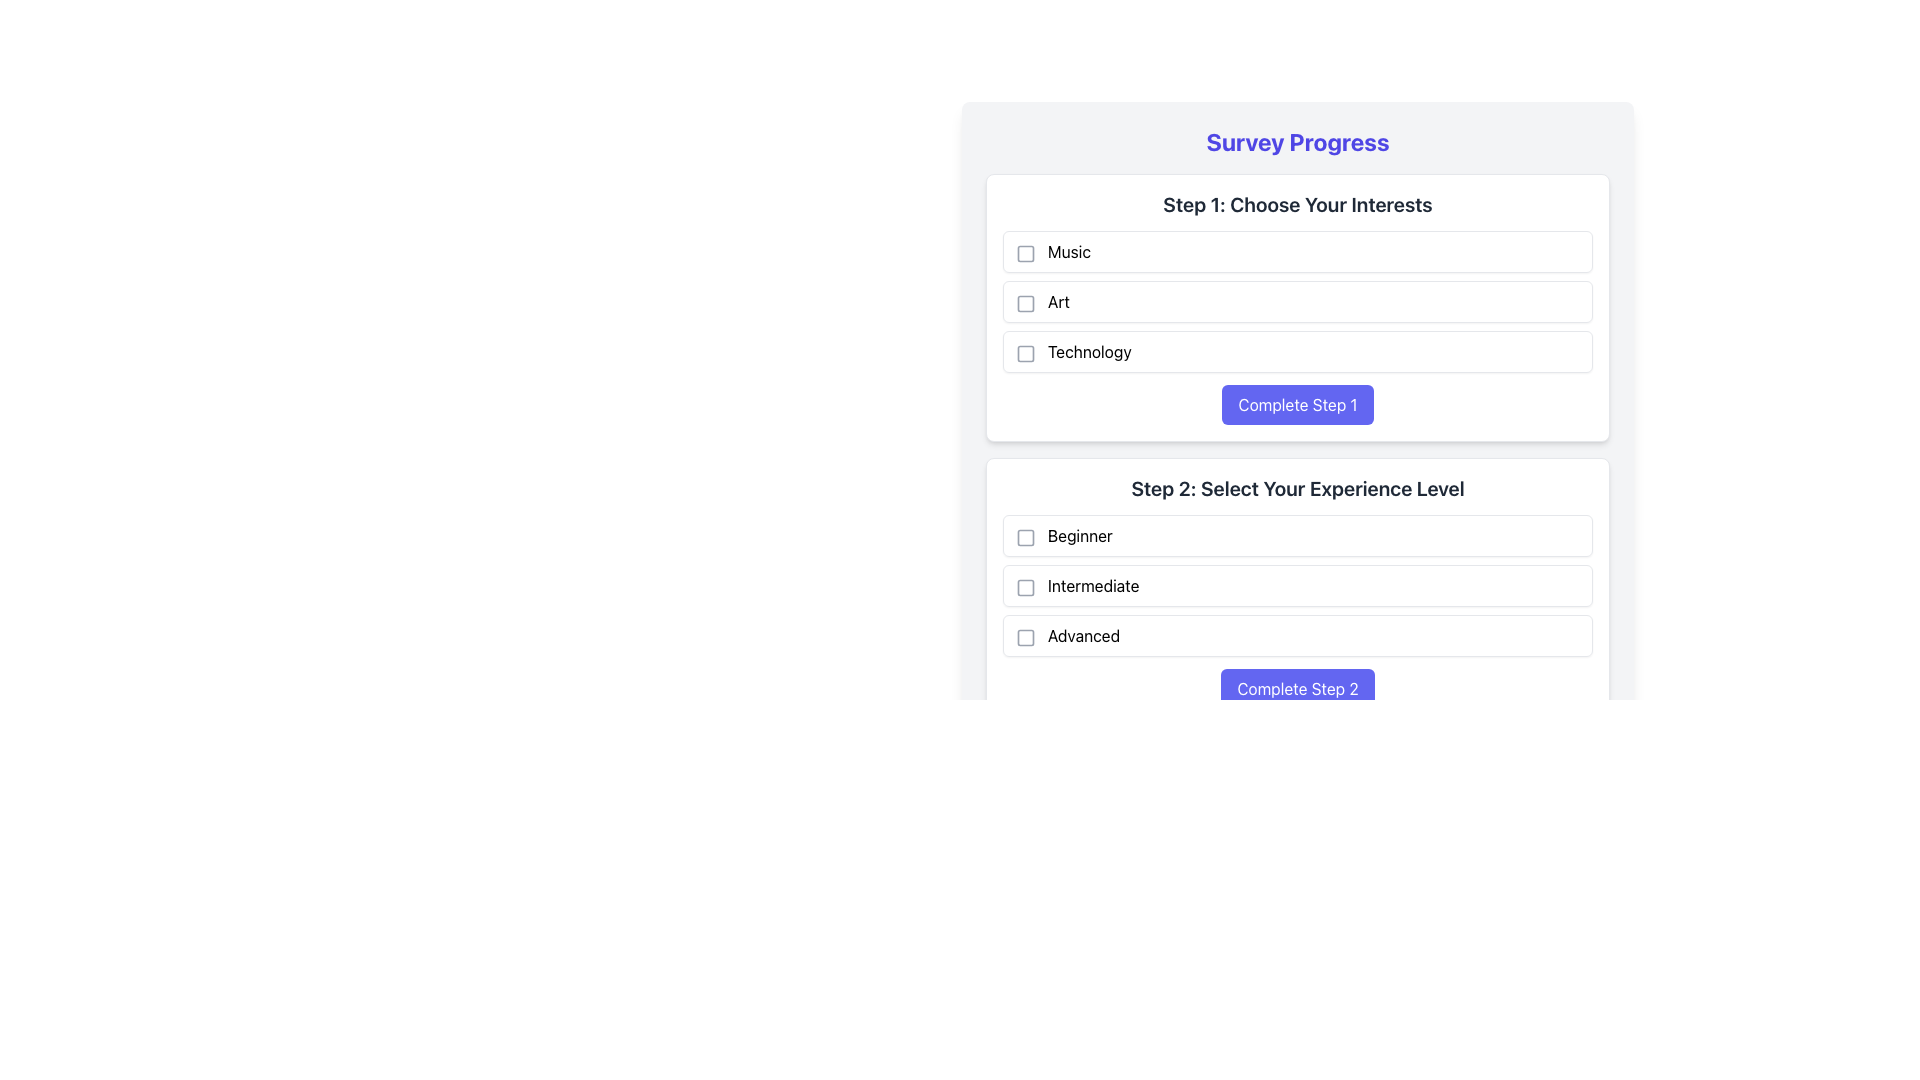 Image resolution: width=1920 pixels, height=1080 pixels. What do you see at coordinates (1297, 301) in the screenshot?
I see `the checkbox labeled 'Art'` at bounding box center [1297, 301].